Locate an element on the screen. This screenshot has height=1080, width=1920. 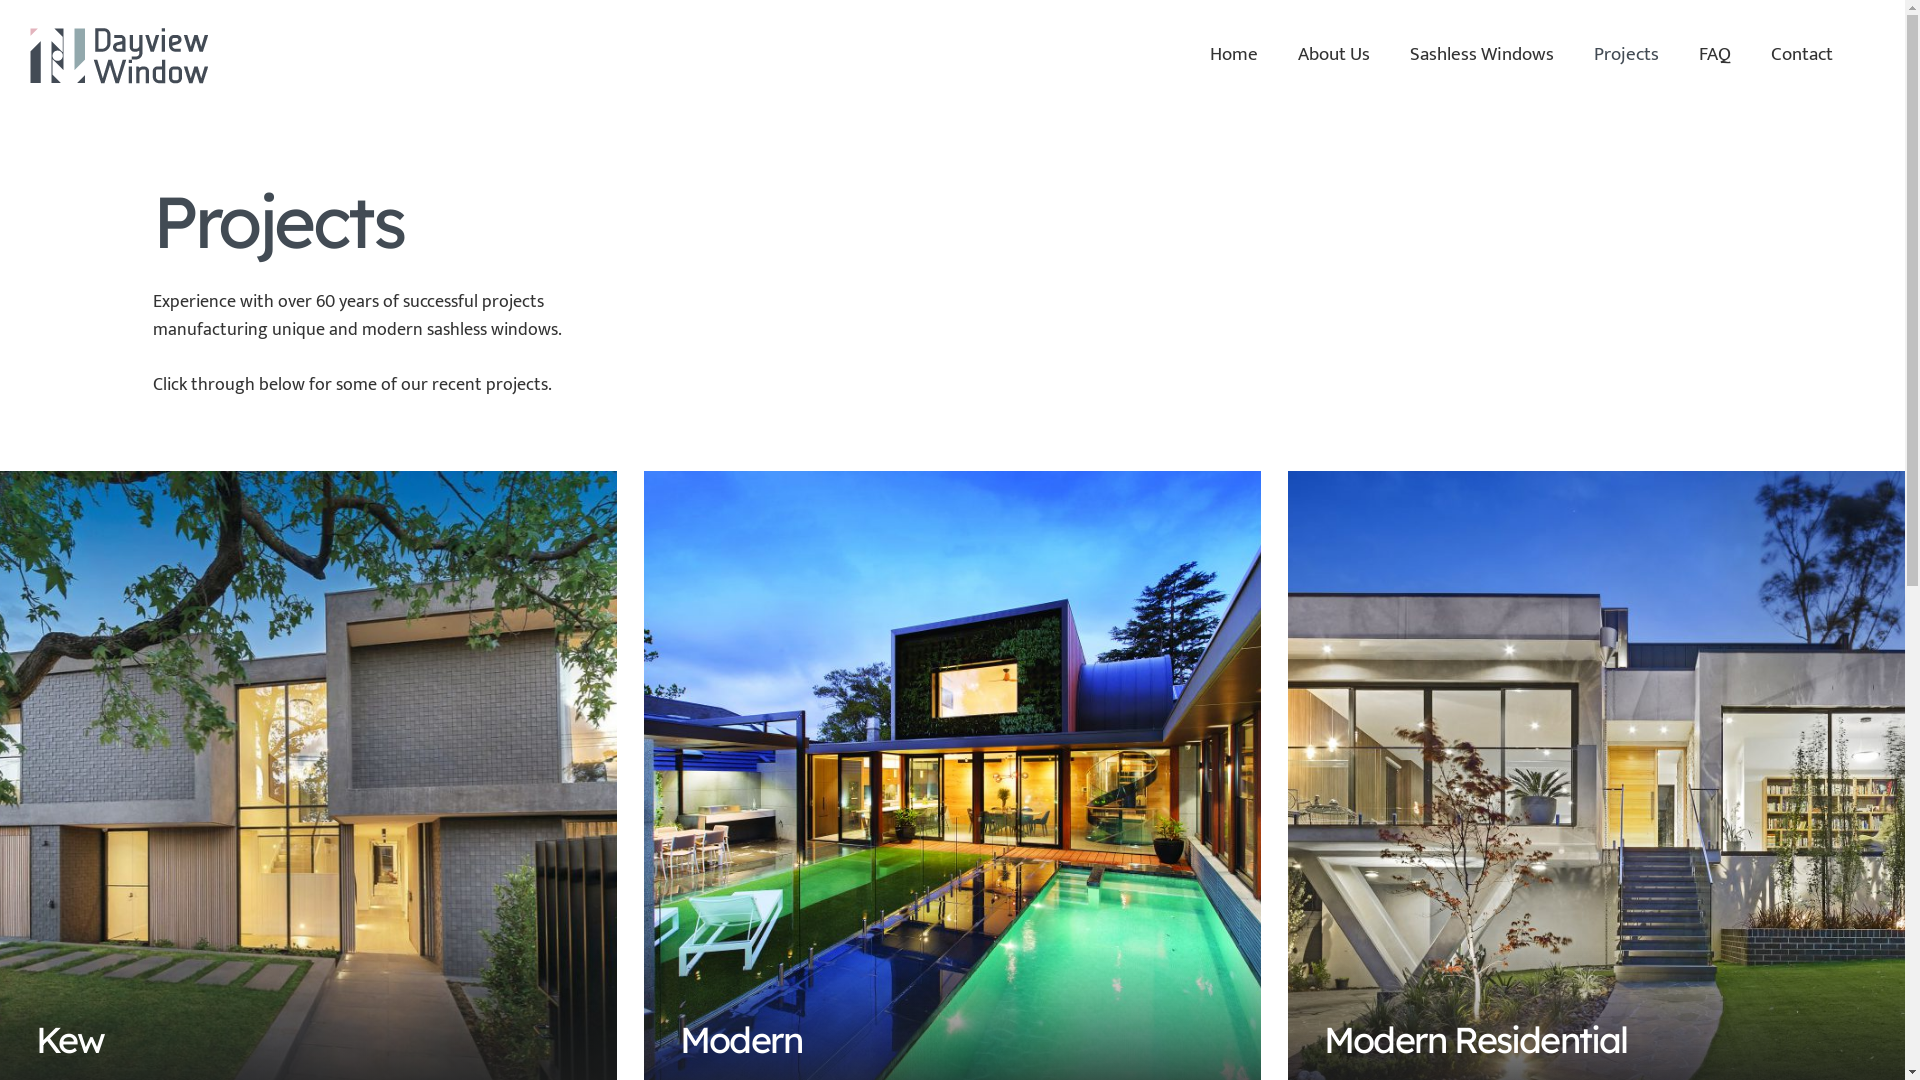
'Projects' is located at coordinates (1626, 53).